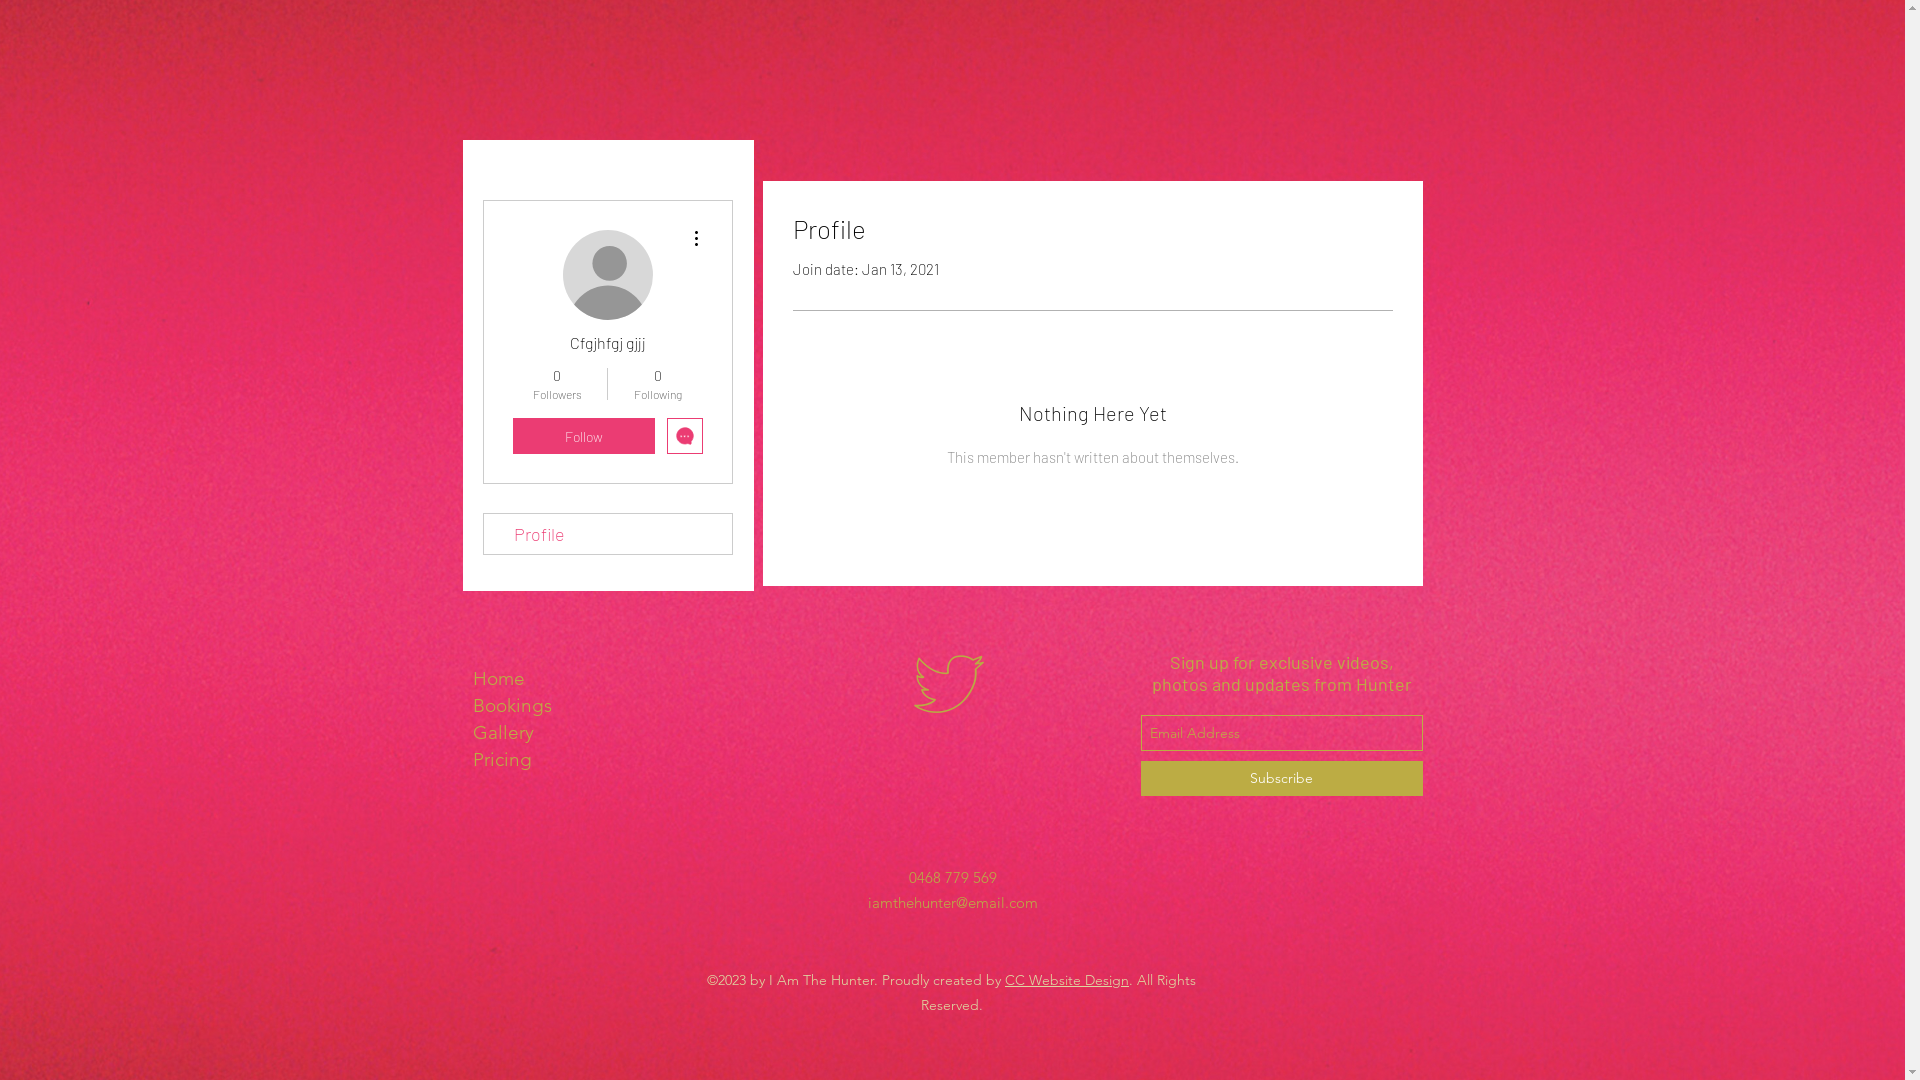 The width and height of the screenshot is (1920, 1080). Describe the element at coordinates (560, 677) in the screenshot. I see `'Home'` at that location.